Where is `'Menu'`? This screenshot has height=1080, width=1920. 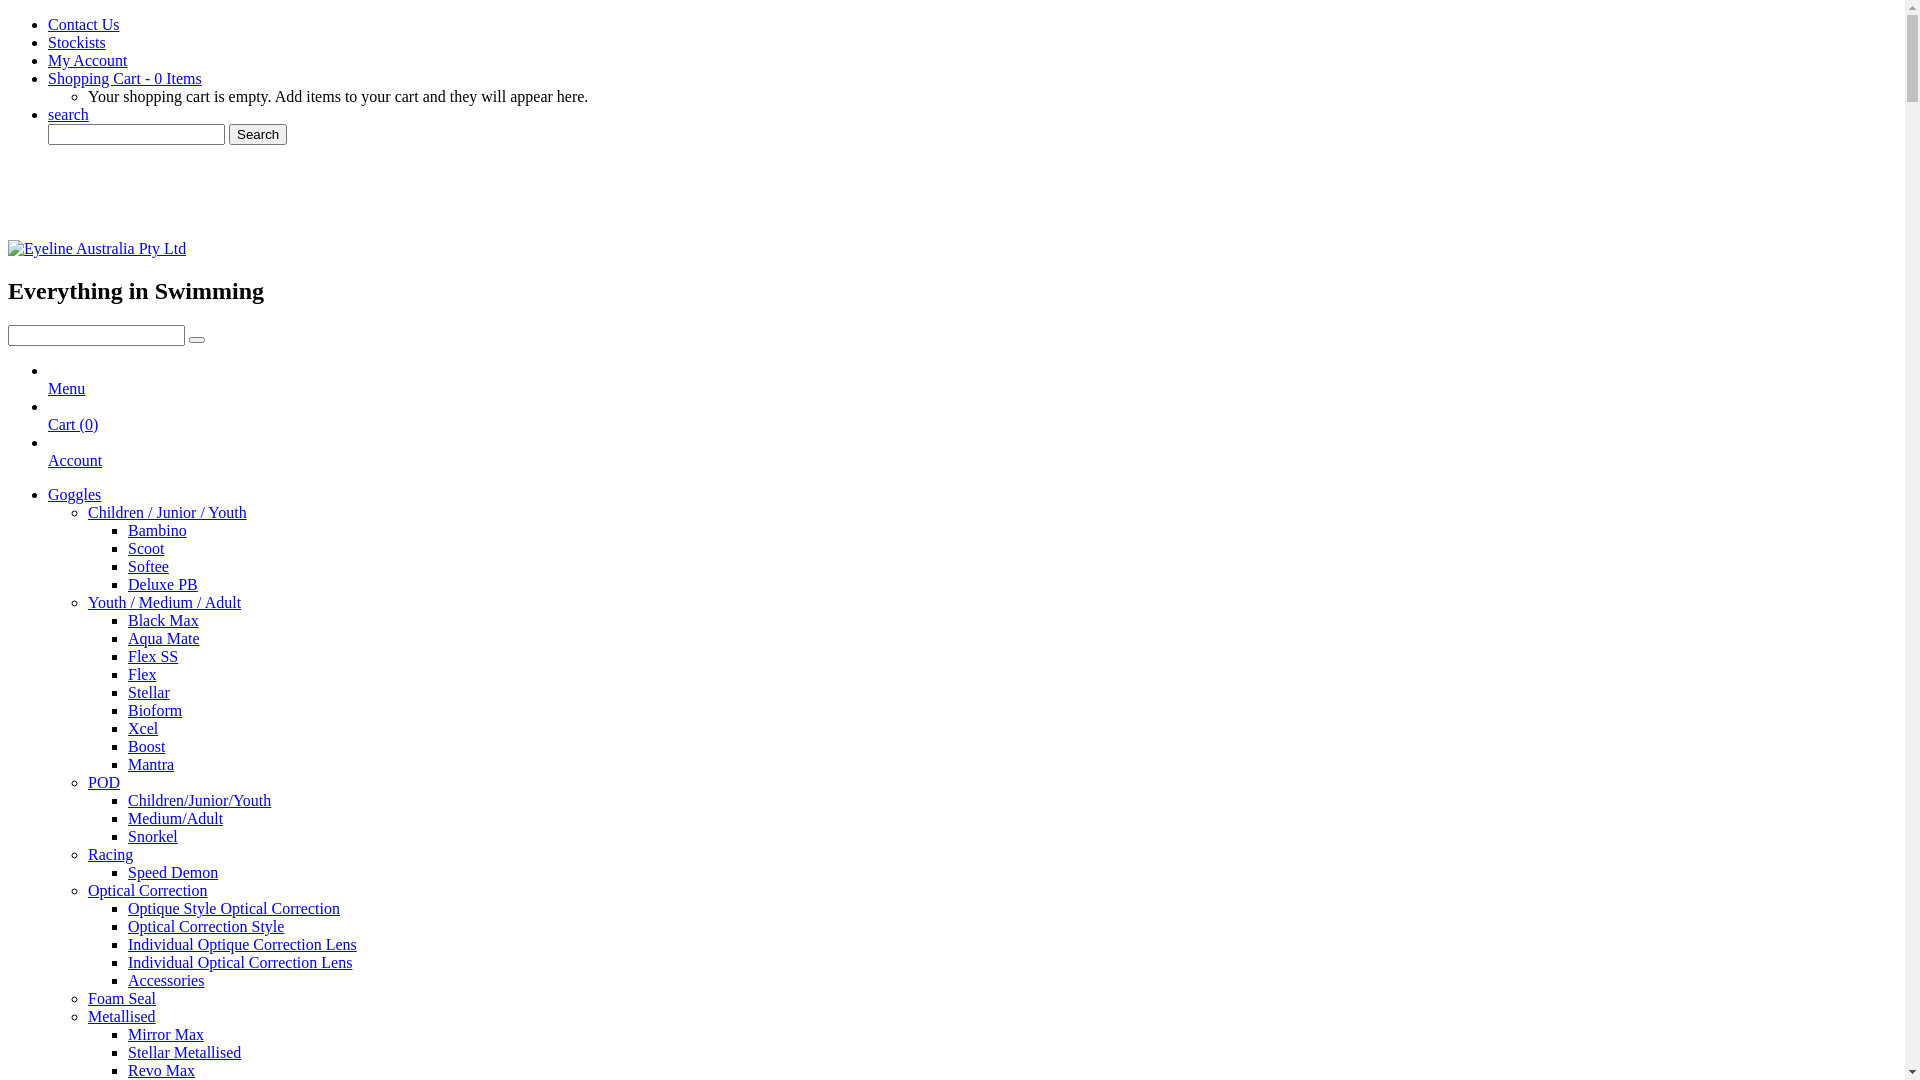 'Menu' is located at coordinates (48, 397).